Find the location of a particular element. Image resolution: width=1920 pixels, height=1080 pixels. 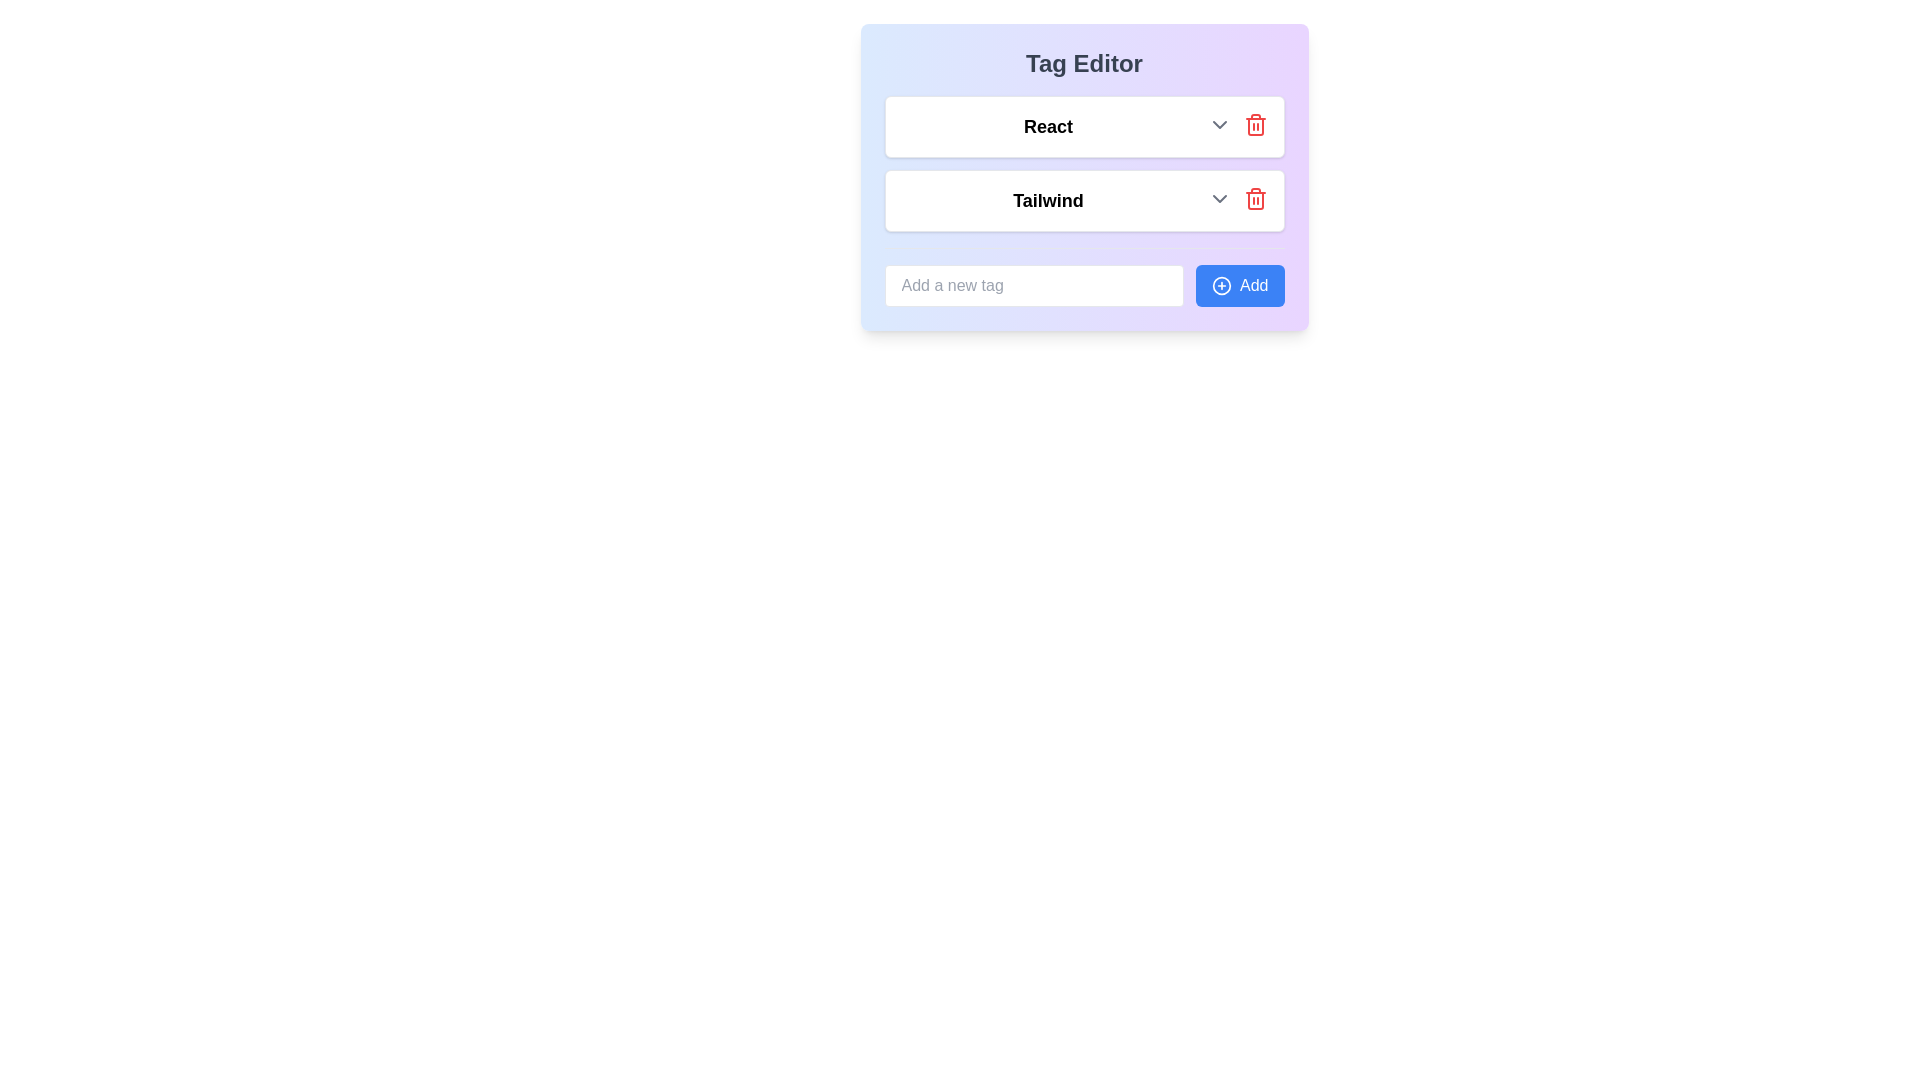

the delete icon for the 'Tailwind' tag to observe its hover effect is located at coordinates (1254, 199).